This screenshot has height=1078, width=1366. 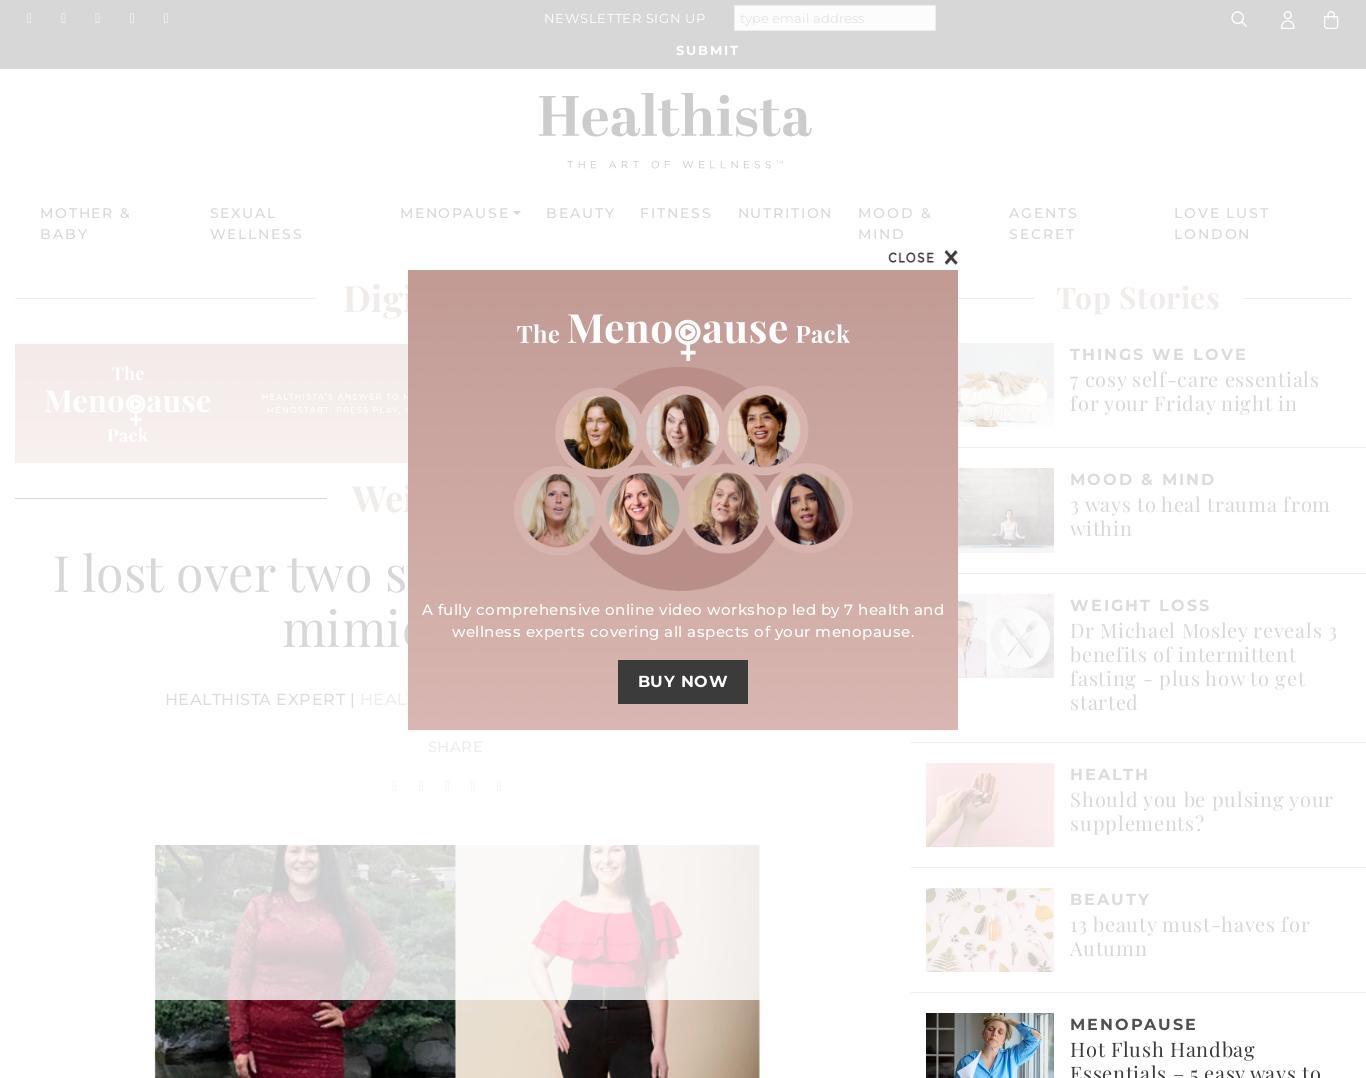 I want to click on 'Should you be pulsing your supplements?', so click(x=1201, y=808).